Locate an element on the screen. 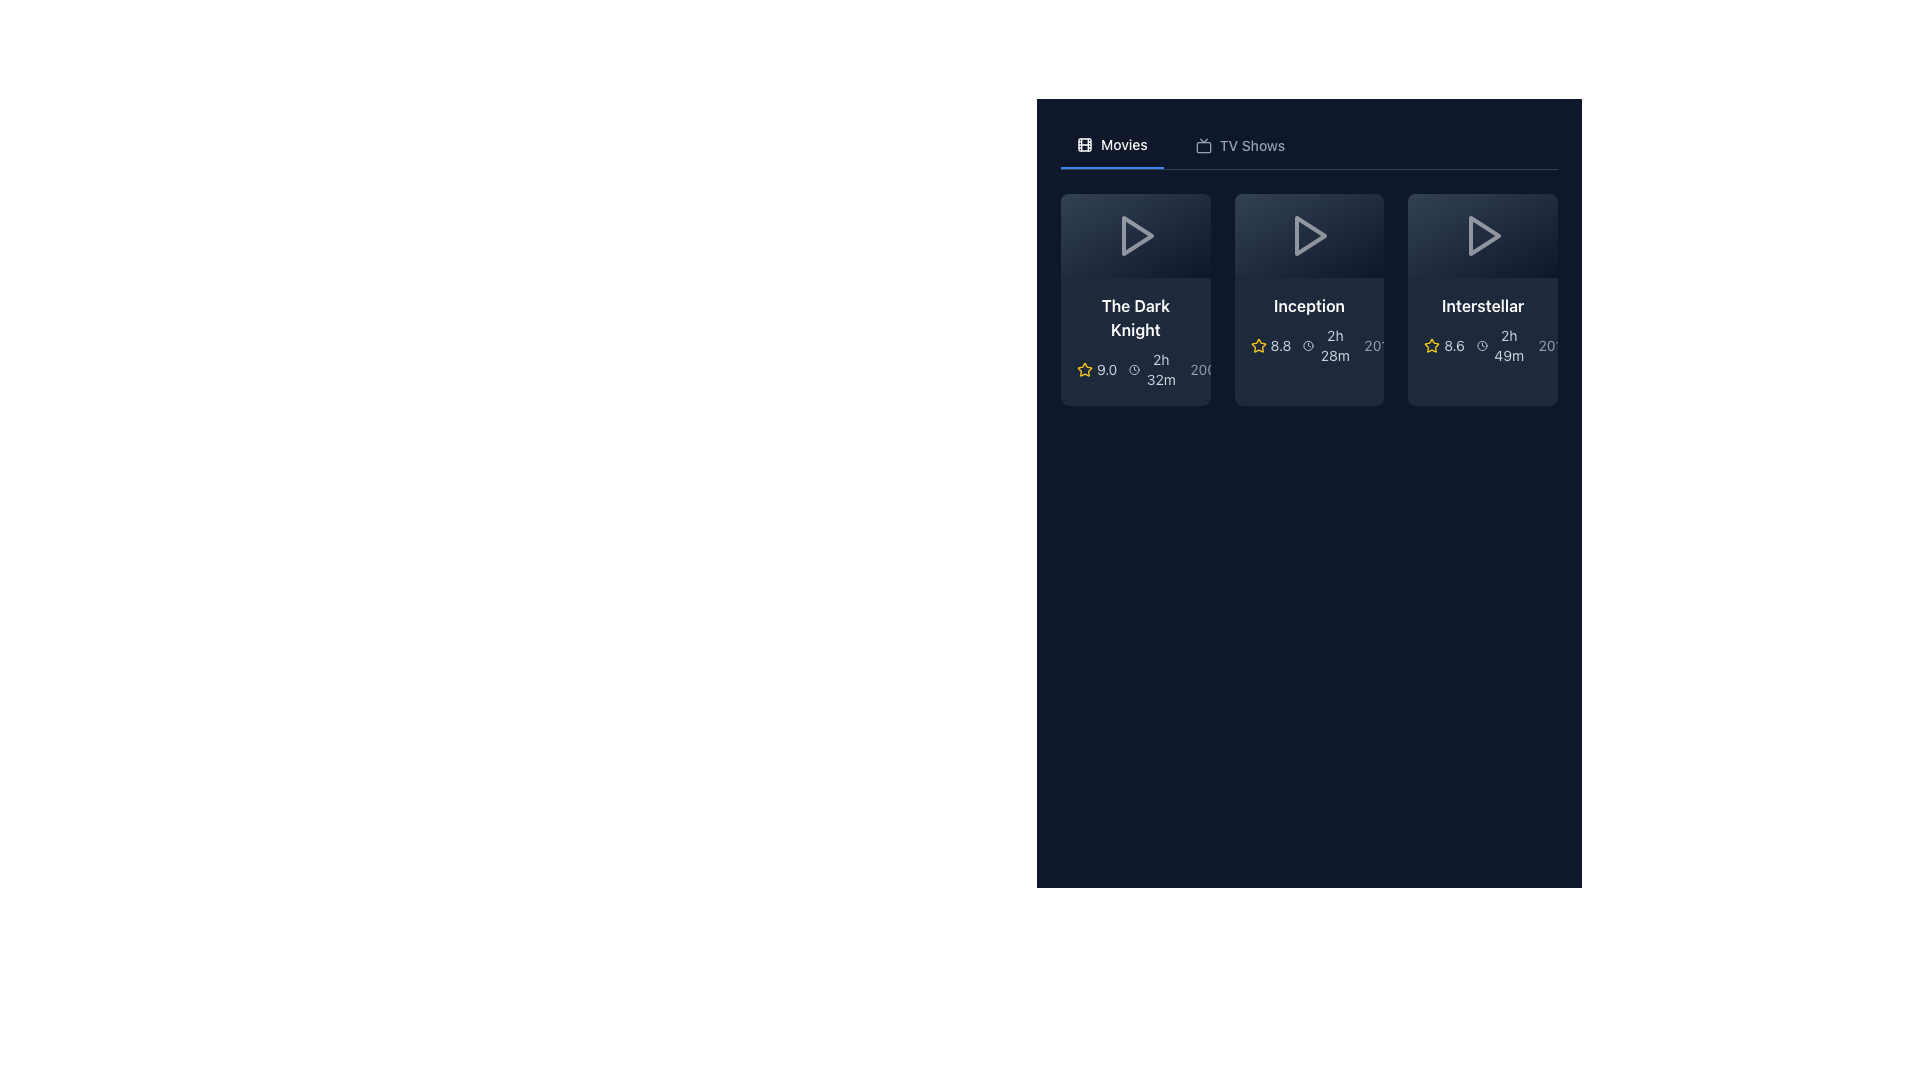  the text label displaying '8.8', which is a rating indicator located next to a yellow star icon within the movie card for 'Inception' is located at coordinates (1281, 345).